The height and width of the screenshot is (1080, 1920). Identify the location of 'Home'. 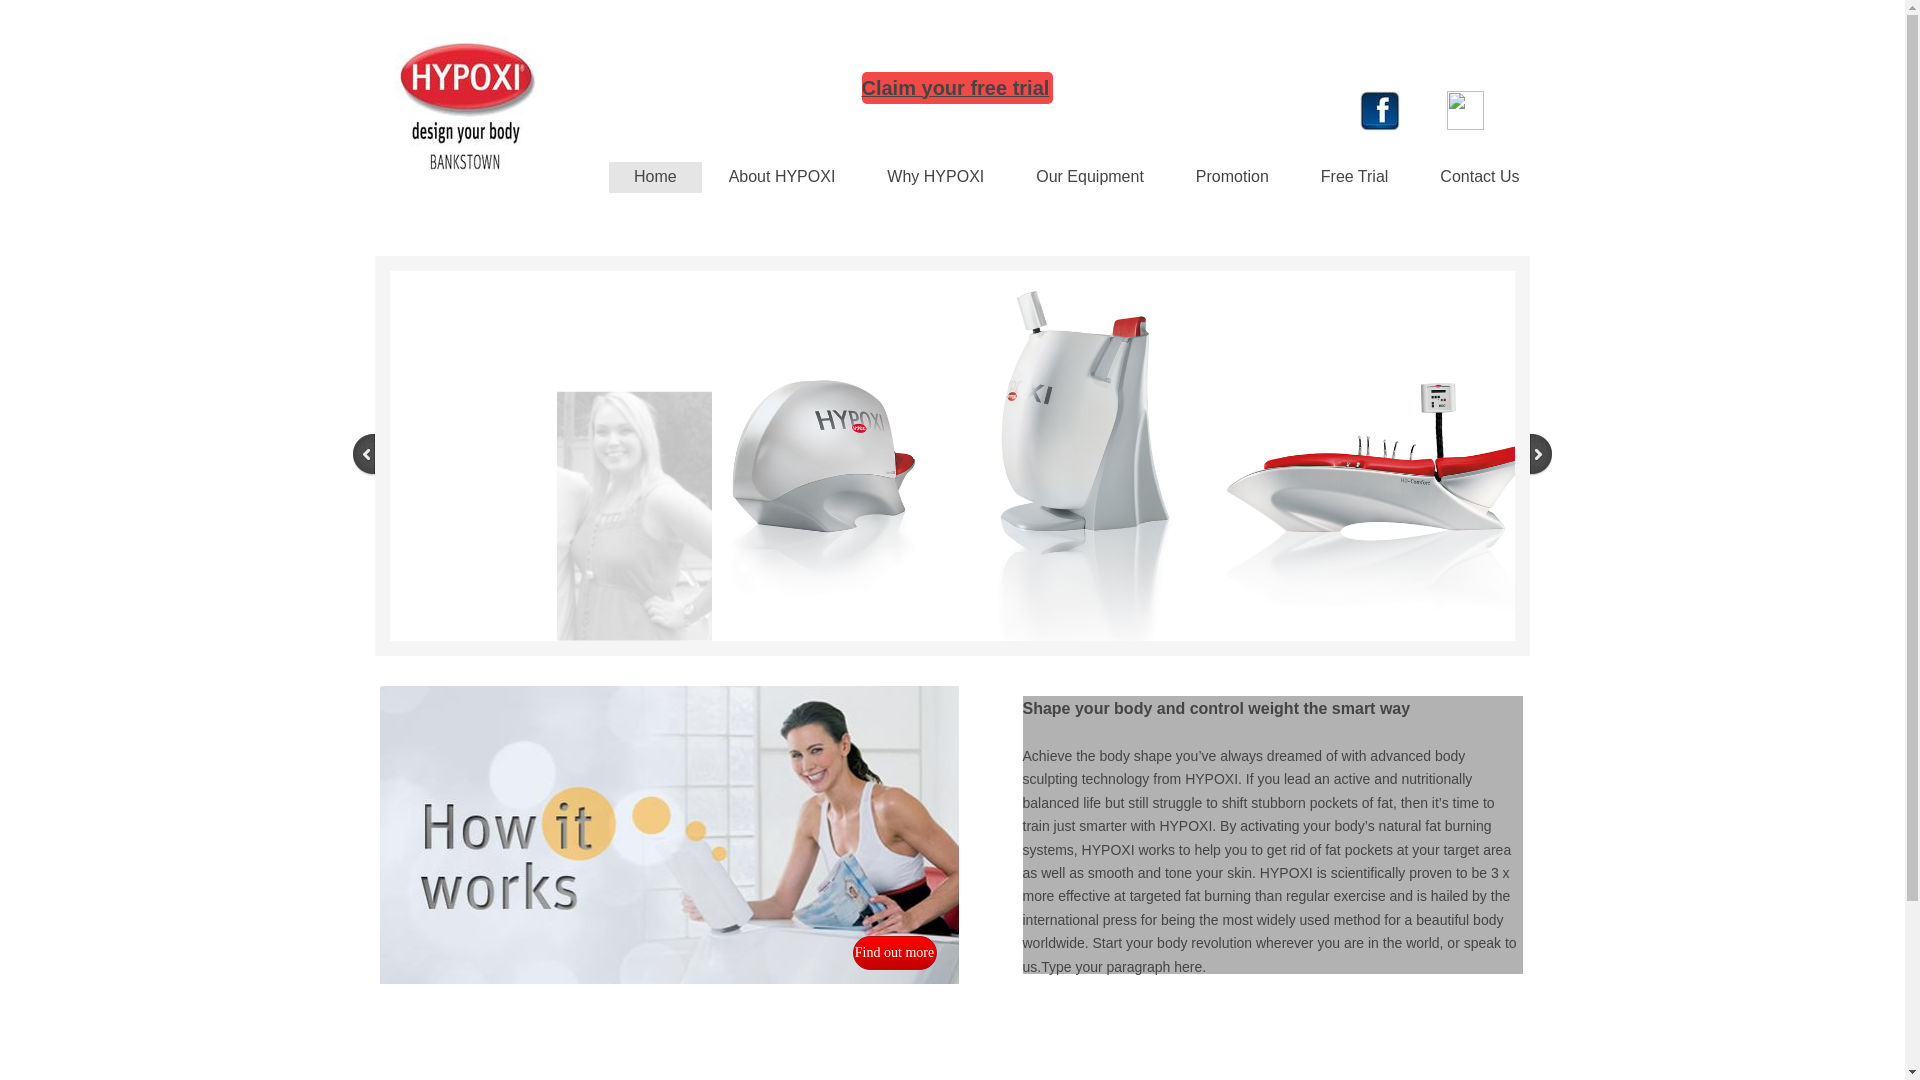
(608, 176).